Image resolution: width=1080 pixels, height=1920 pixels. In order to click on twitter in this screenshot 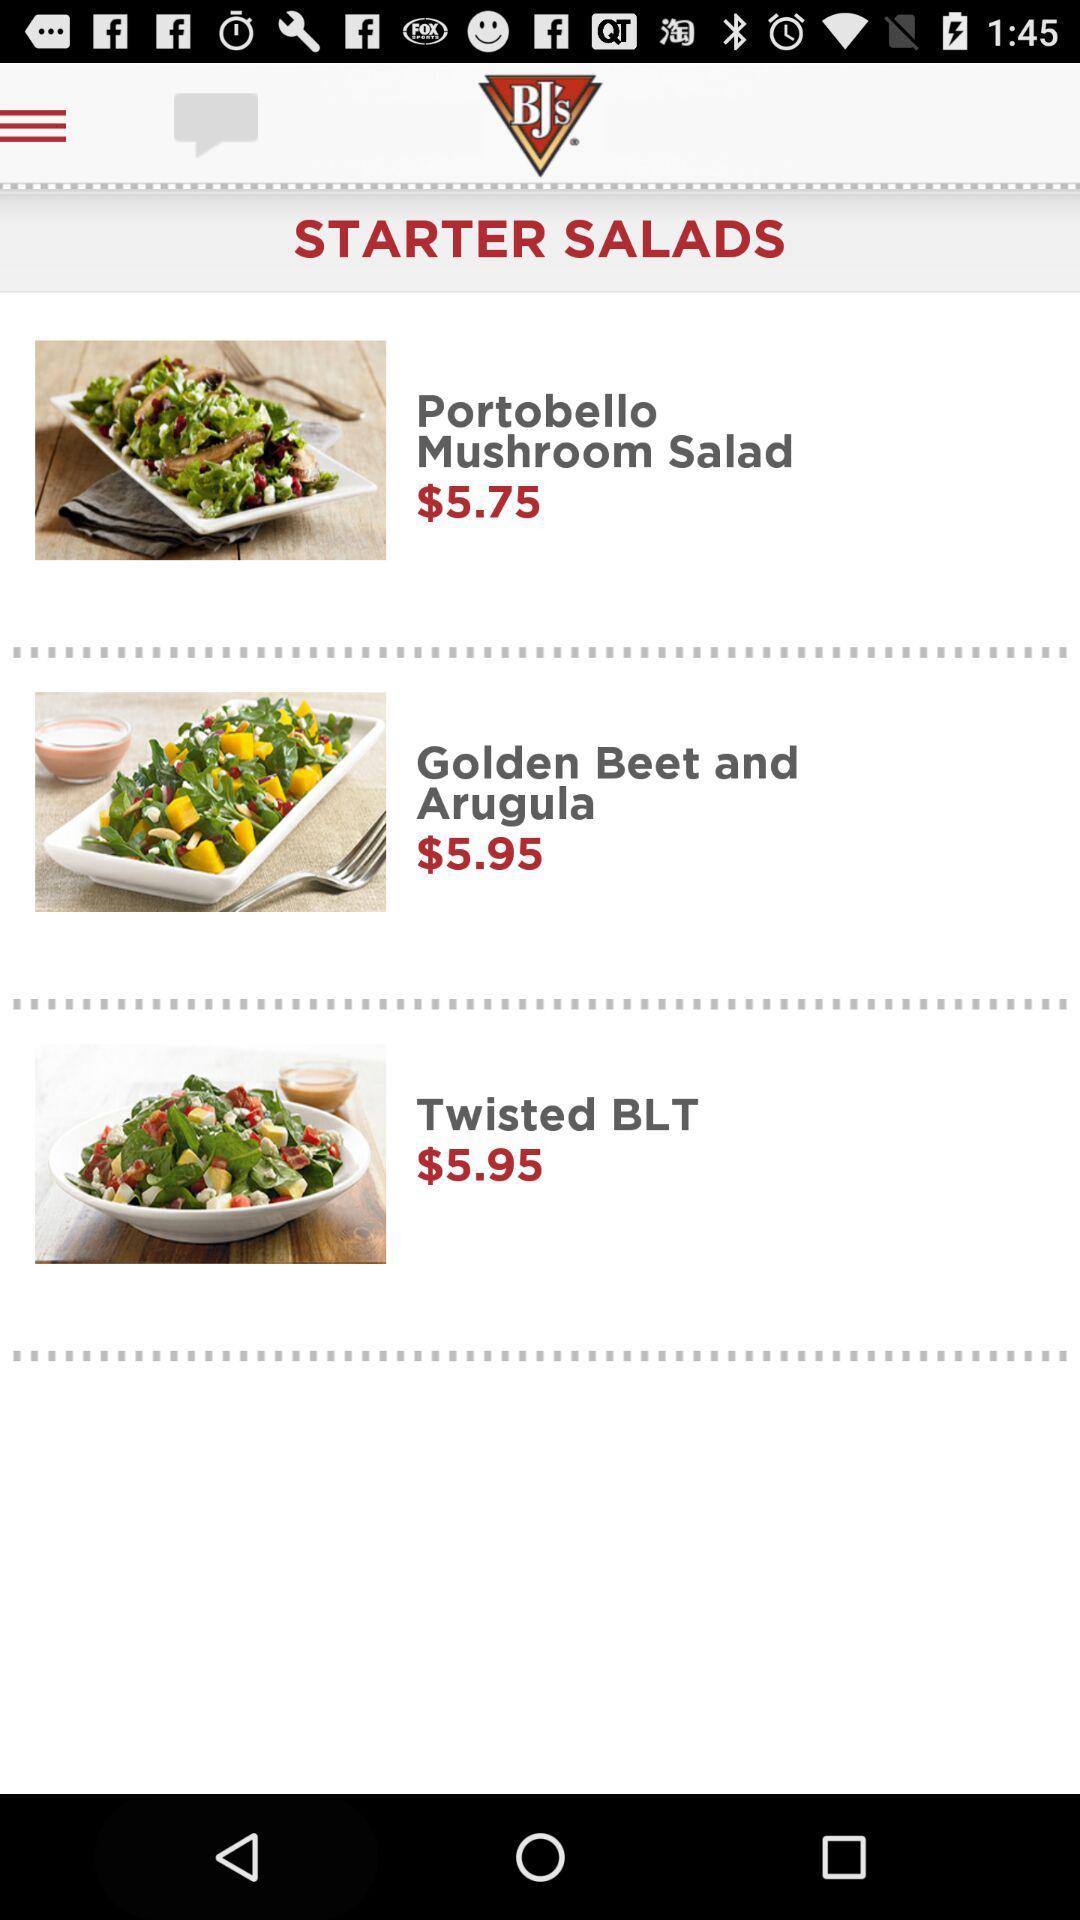, I will do `click(218, 124)`.